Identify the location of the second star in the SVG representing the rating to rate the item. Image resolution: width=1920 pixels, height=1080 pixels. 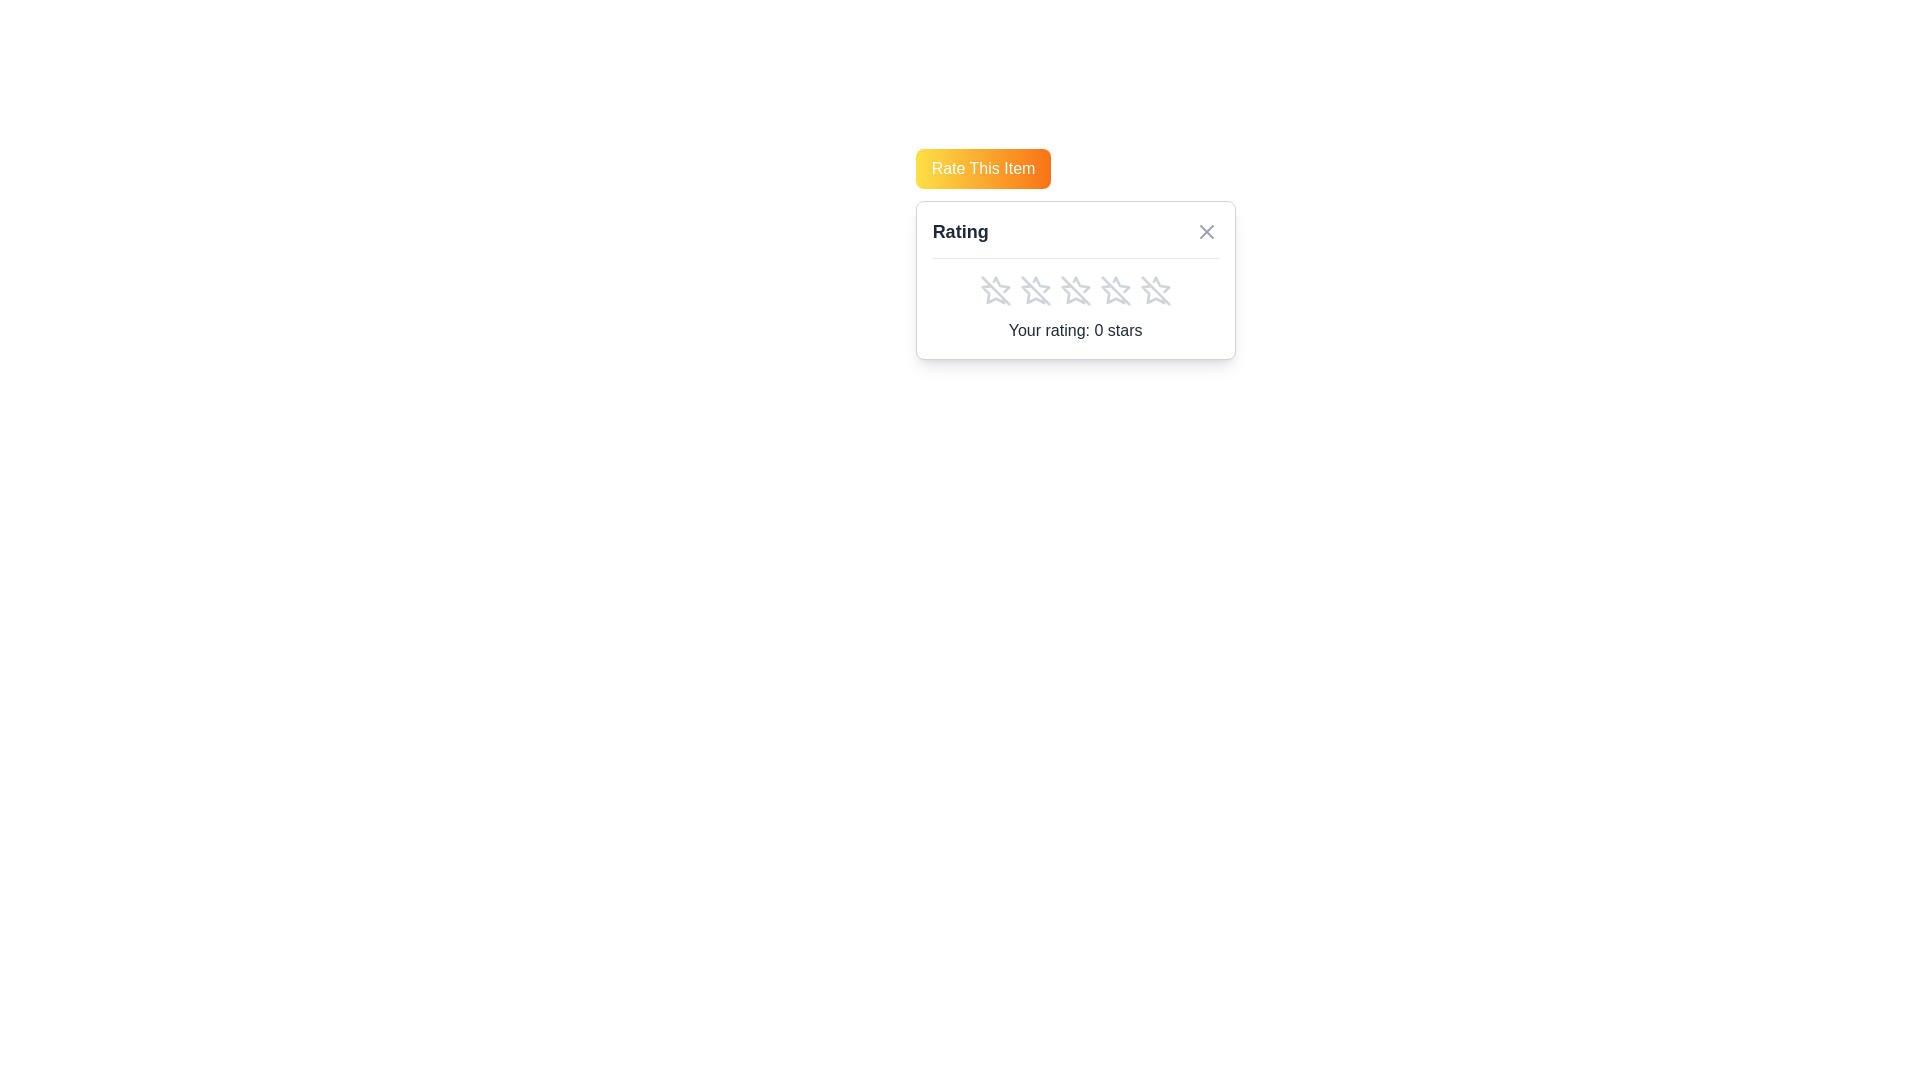
(1040, 284).